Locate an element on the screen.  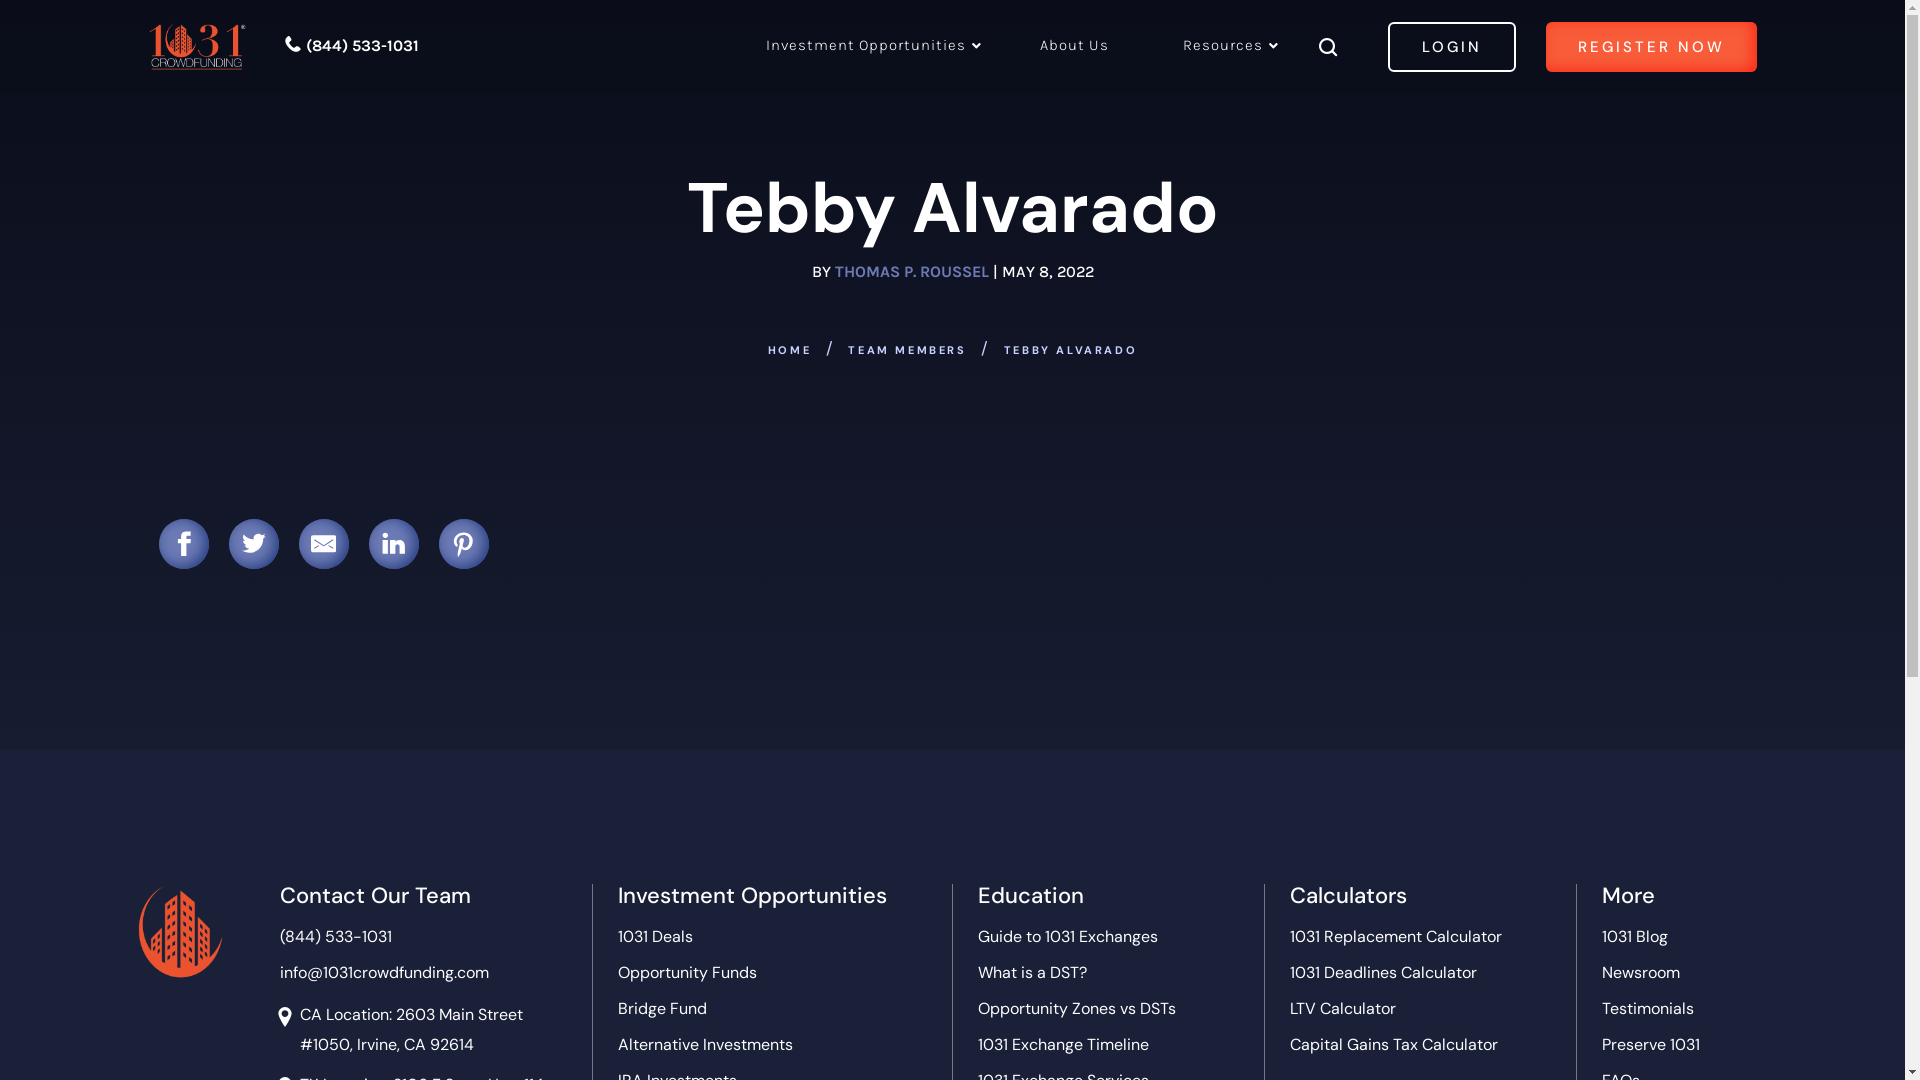
'1031 Blog' is located at coordinates (1635, 937).